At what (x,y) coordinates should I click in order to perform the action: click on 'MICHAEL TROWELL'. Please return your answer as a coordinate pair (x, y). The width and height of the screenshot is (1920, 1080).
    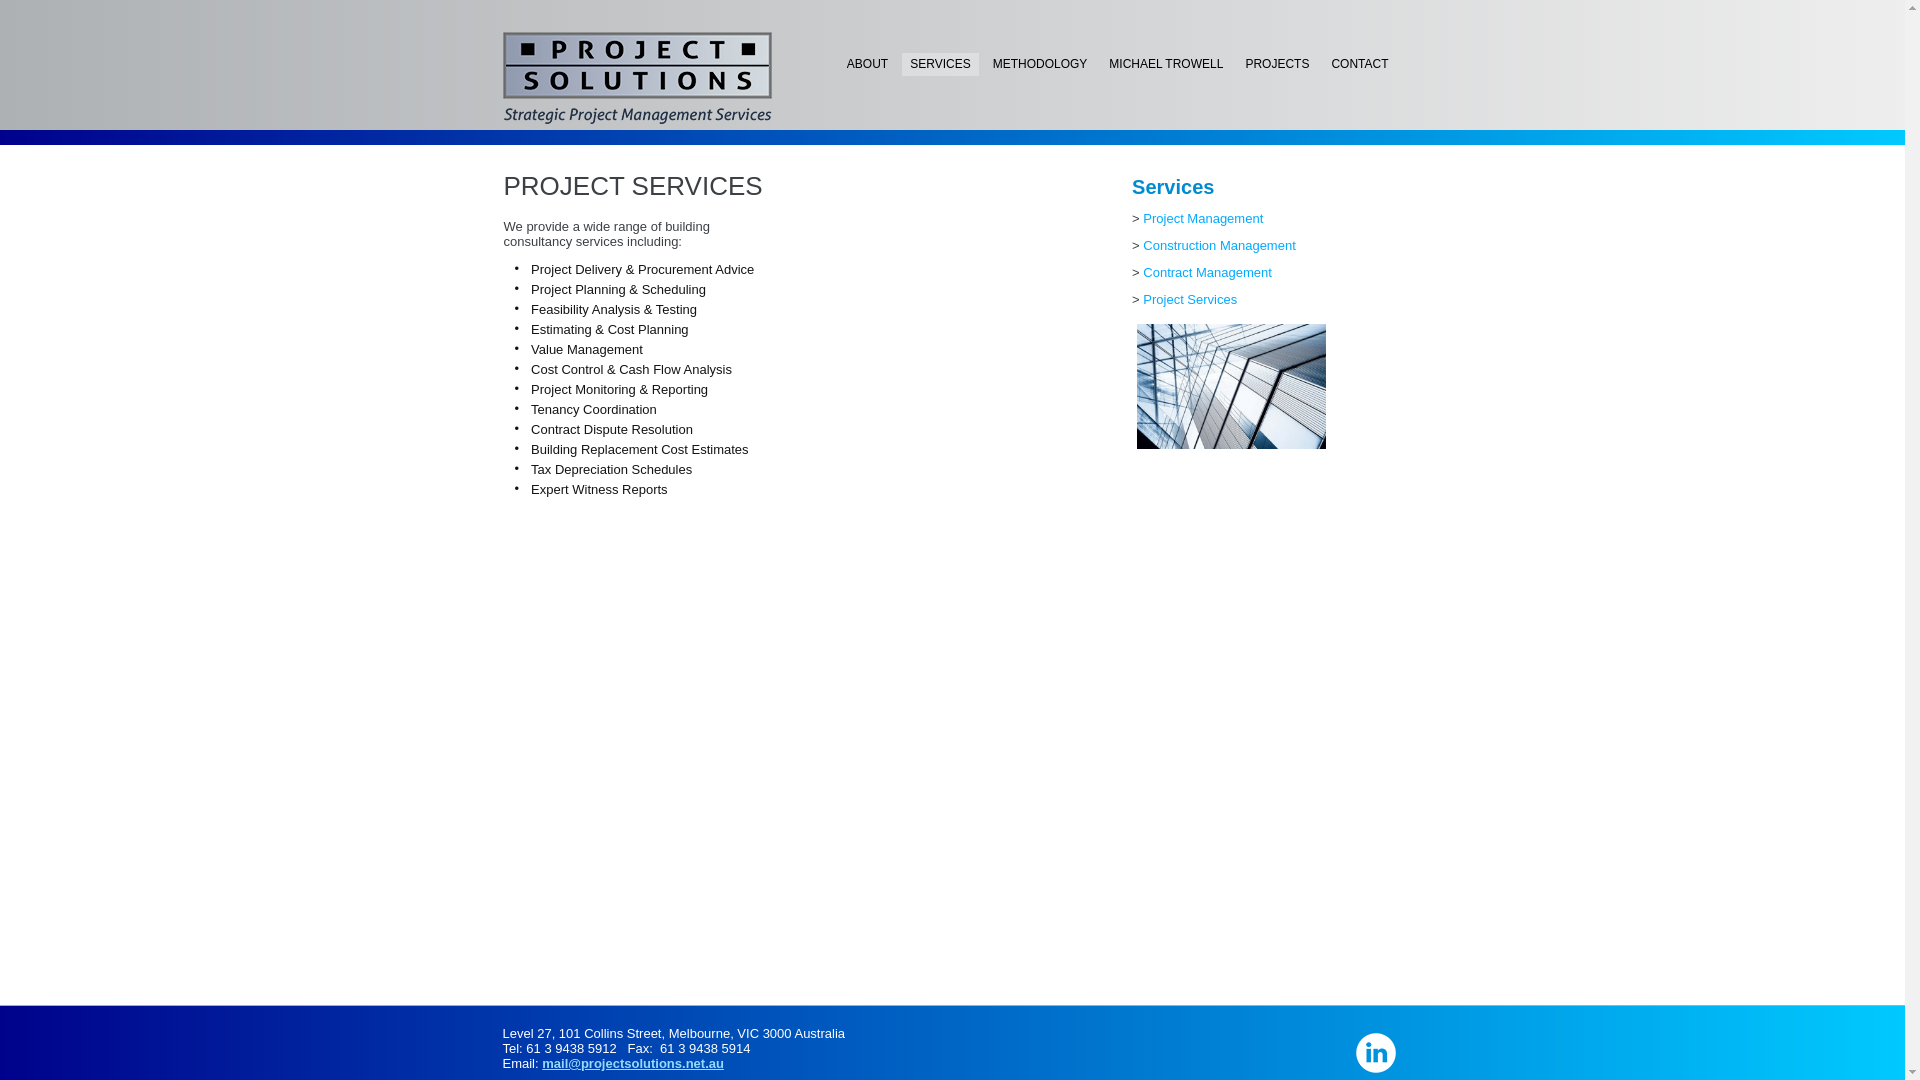
    Looking at the image, I should click on (1166, 63).